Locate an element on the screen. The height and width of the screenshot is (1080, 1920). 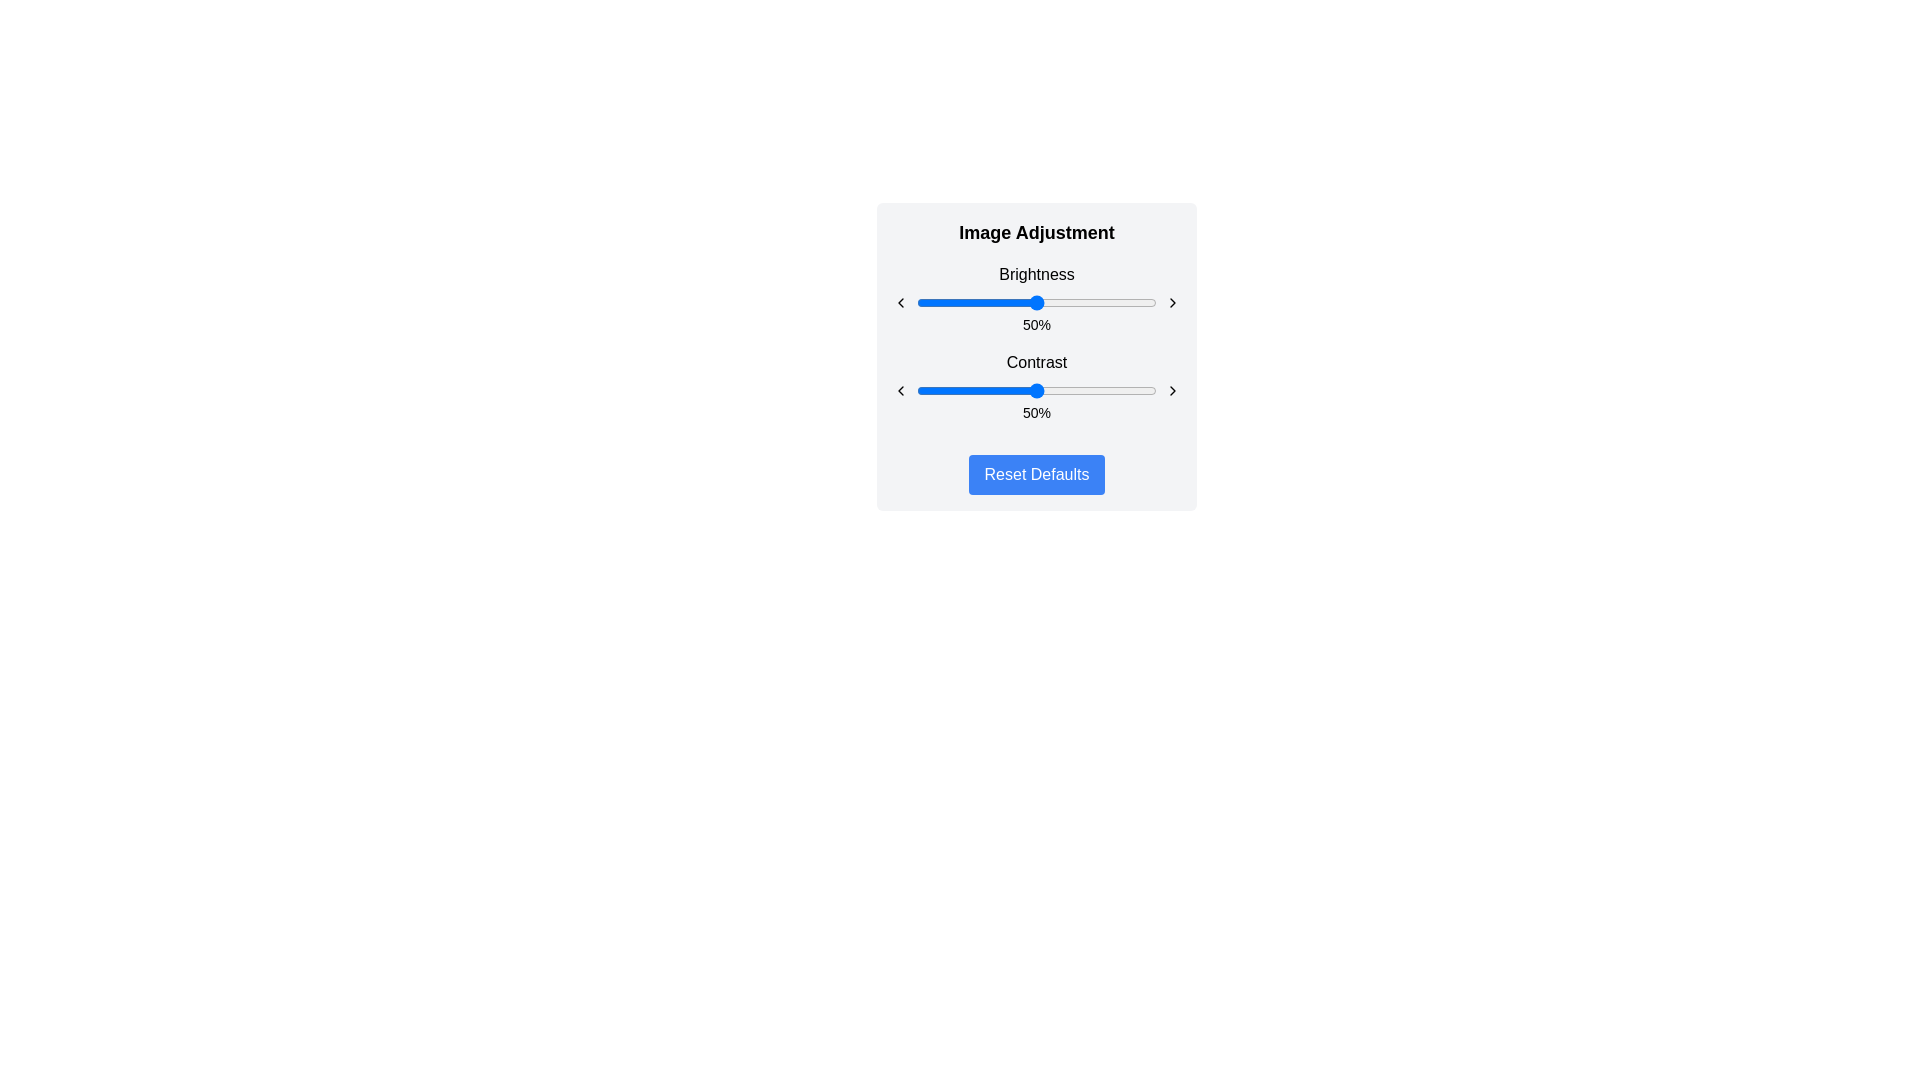
contrast is located at coordinates (1117, 390).